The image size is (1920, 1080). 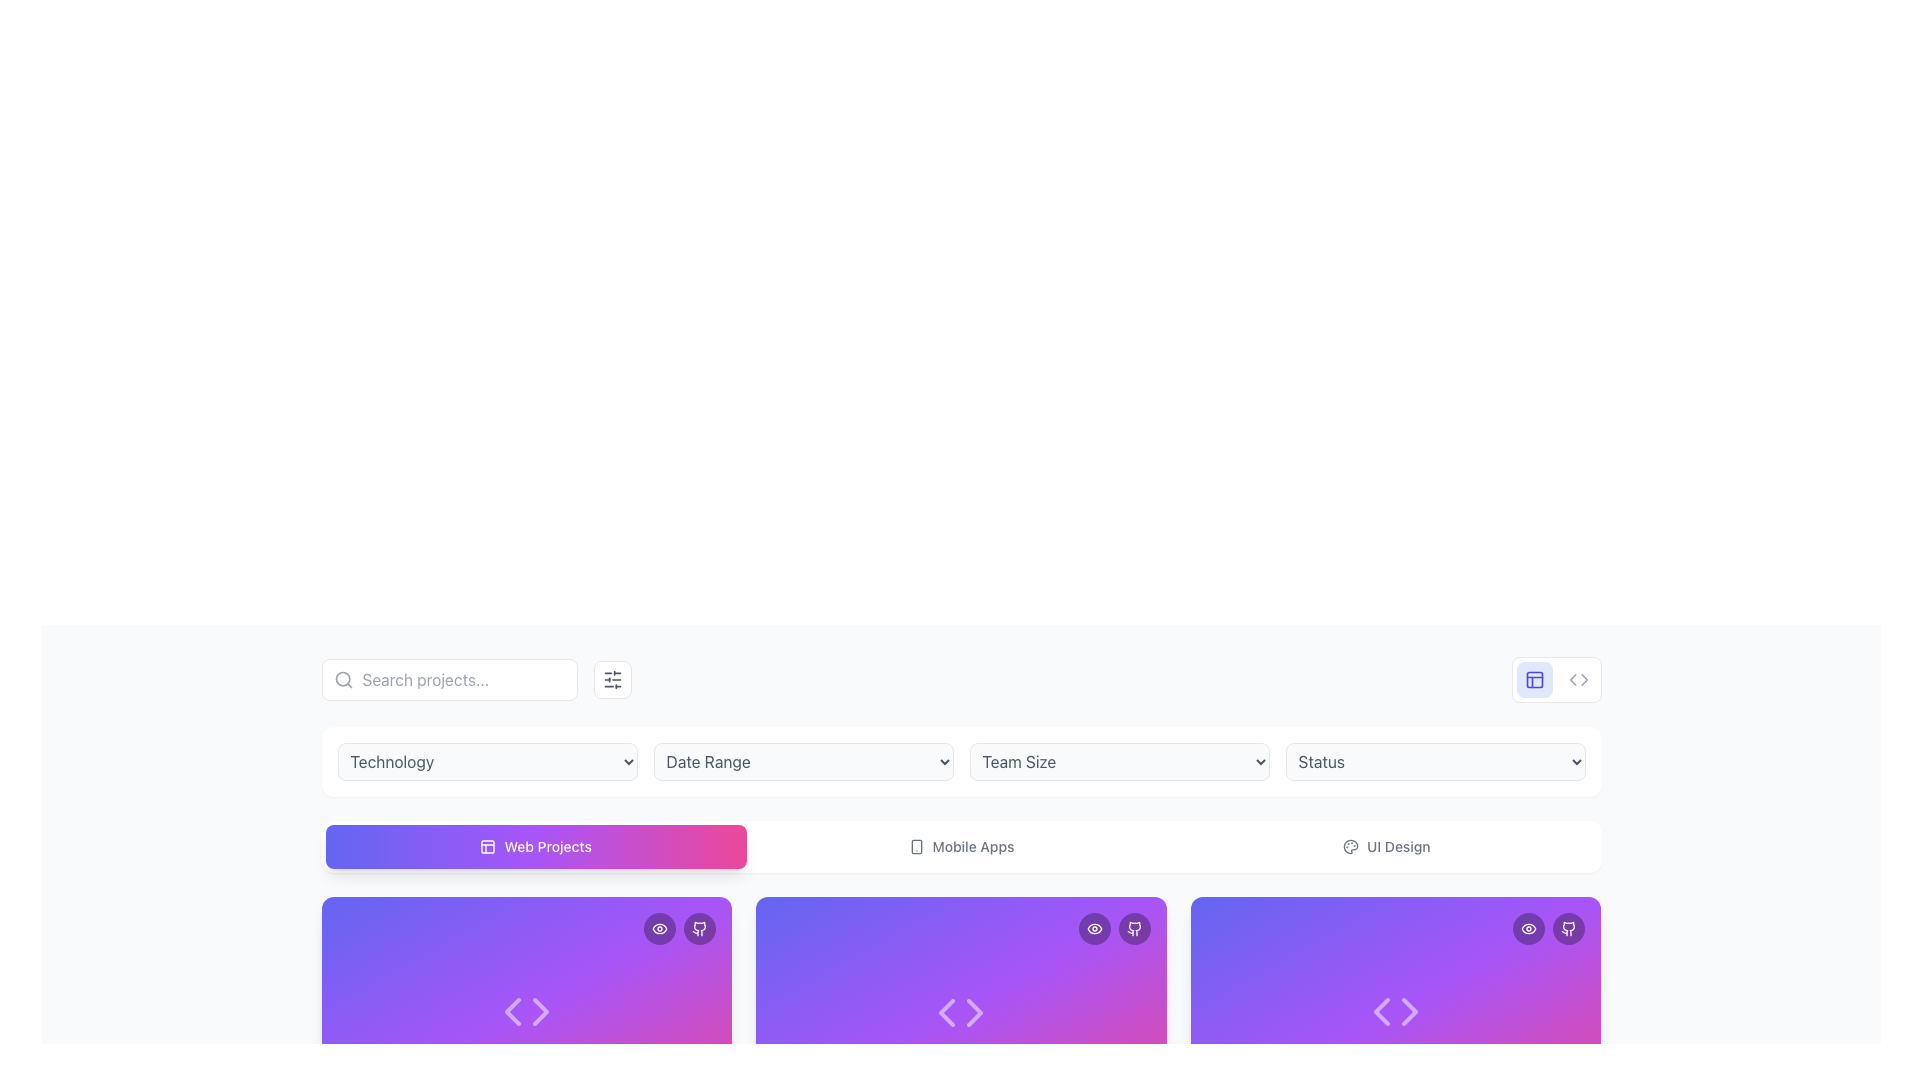 What do you see at coordinates (488, 847) in the screenshot?
I see `the small square shape with rounded corners located within the top-left corner panel layout icon in the top-right corner of the interface` at bounding box center [488, 847].